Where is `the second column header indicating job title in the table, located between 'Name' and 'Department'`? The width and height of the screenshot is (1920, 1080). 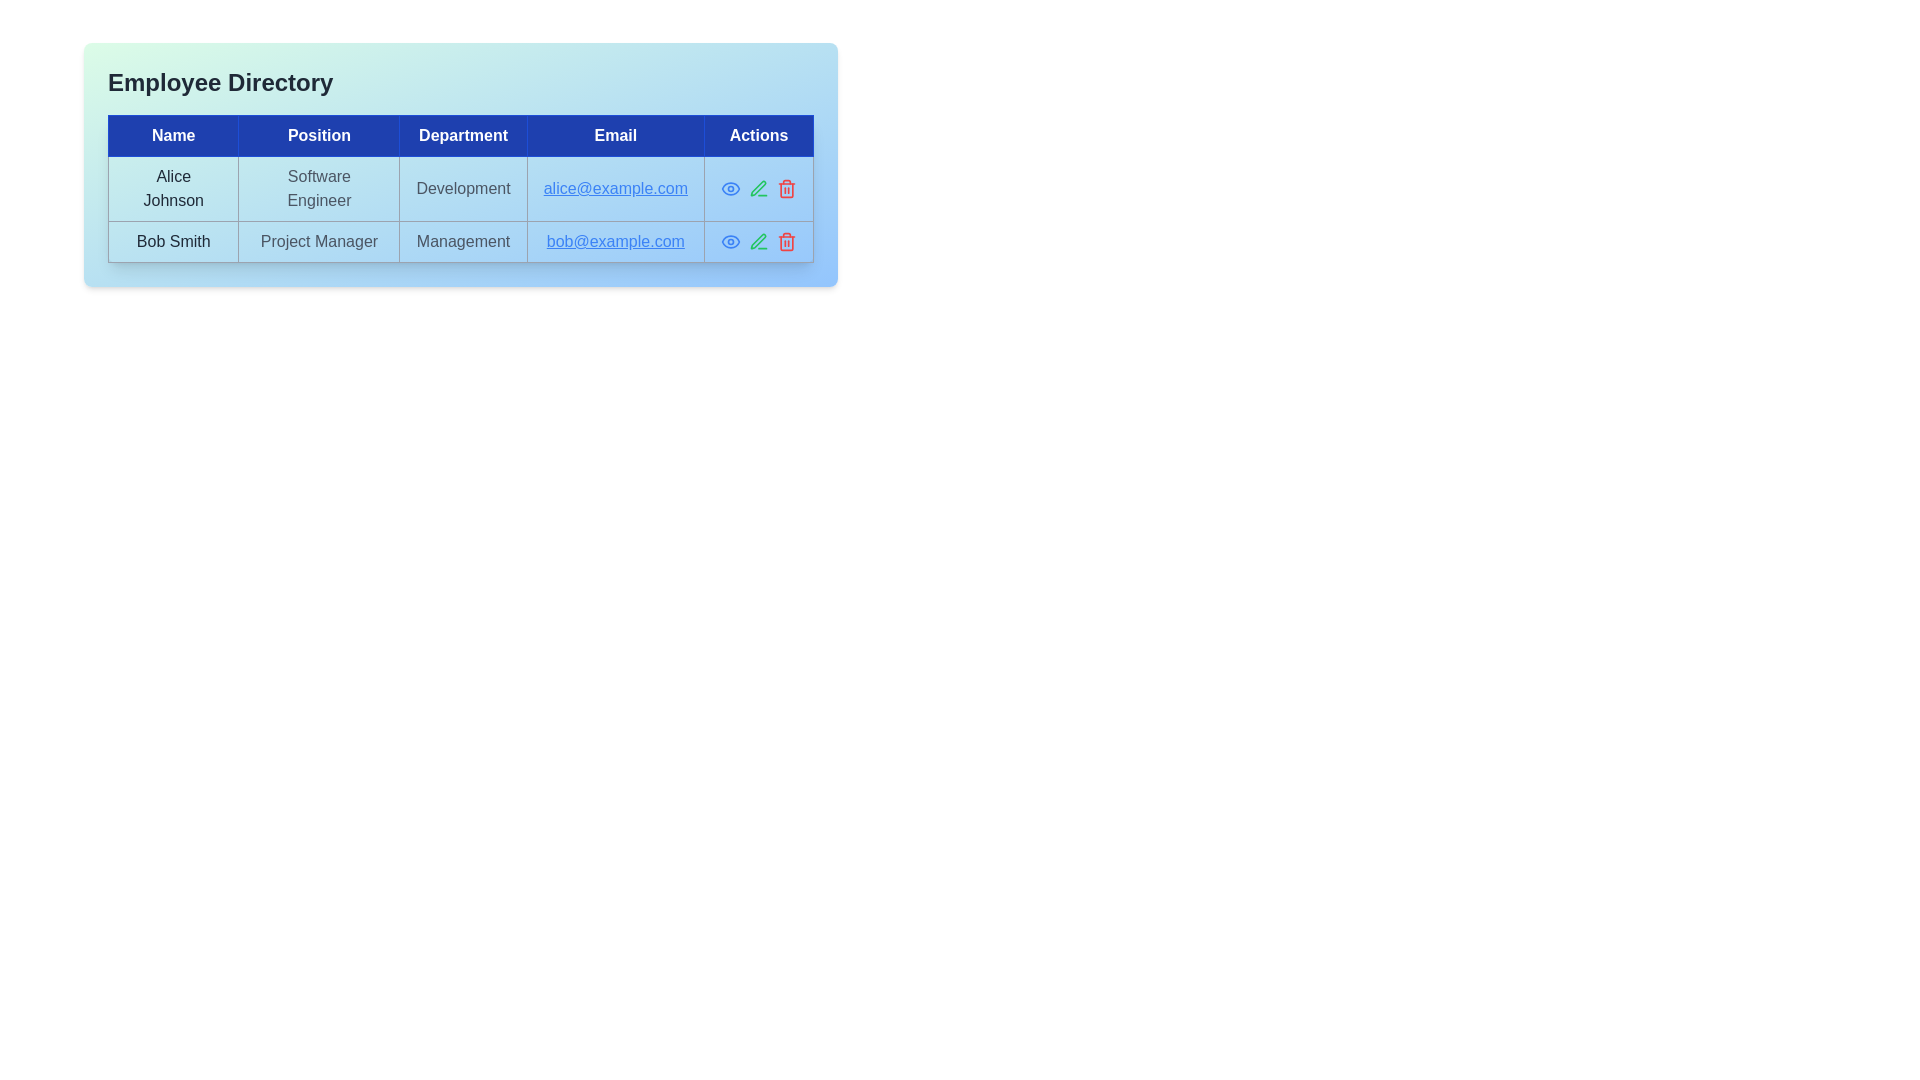
the second column header indicating job title in the table, located between 'Name' and 'Department' is located at coordinates (318, 135).